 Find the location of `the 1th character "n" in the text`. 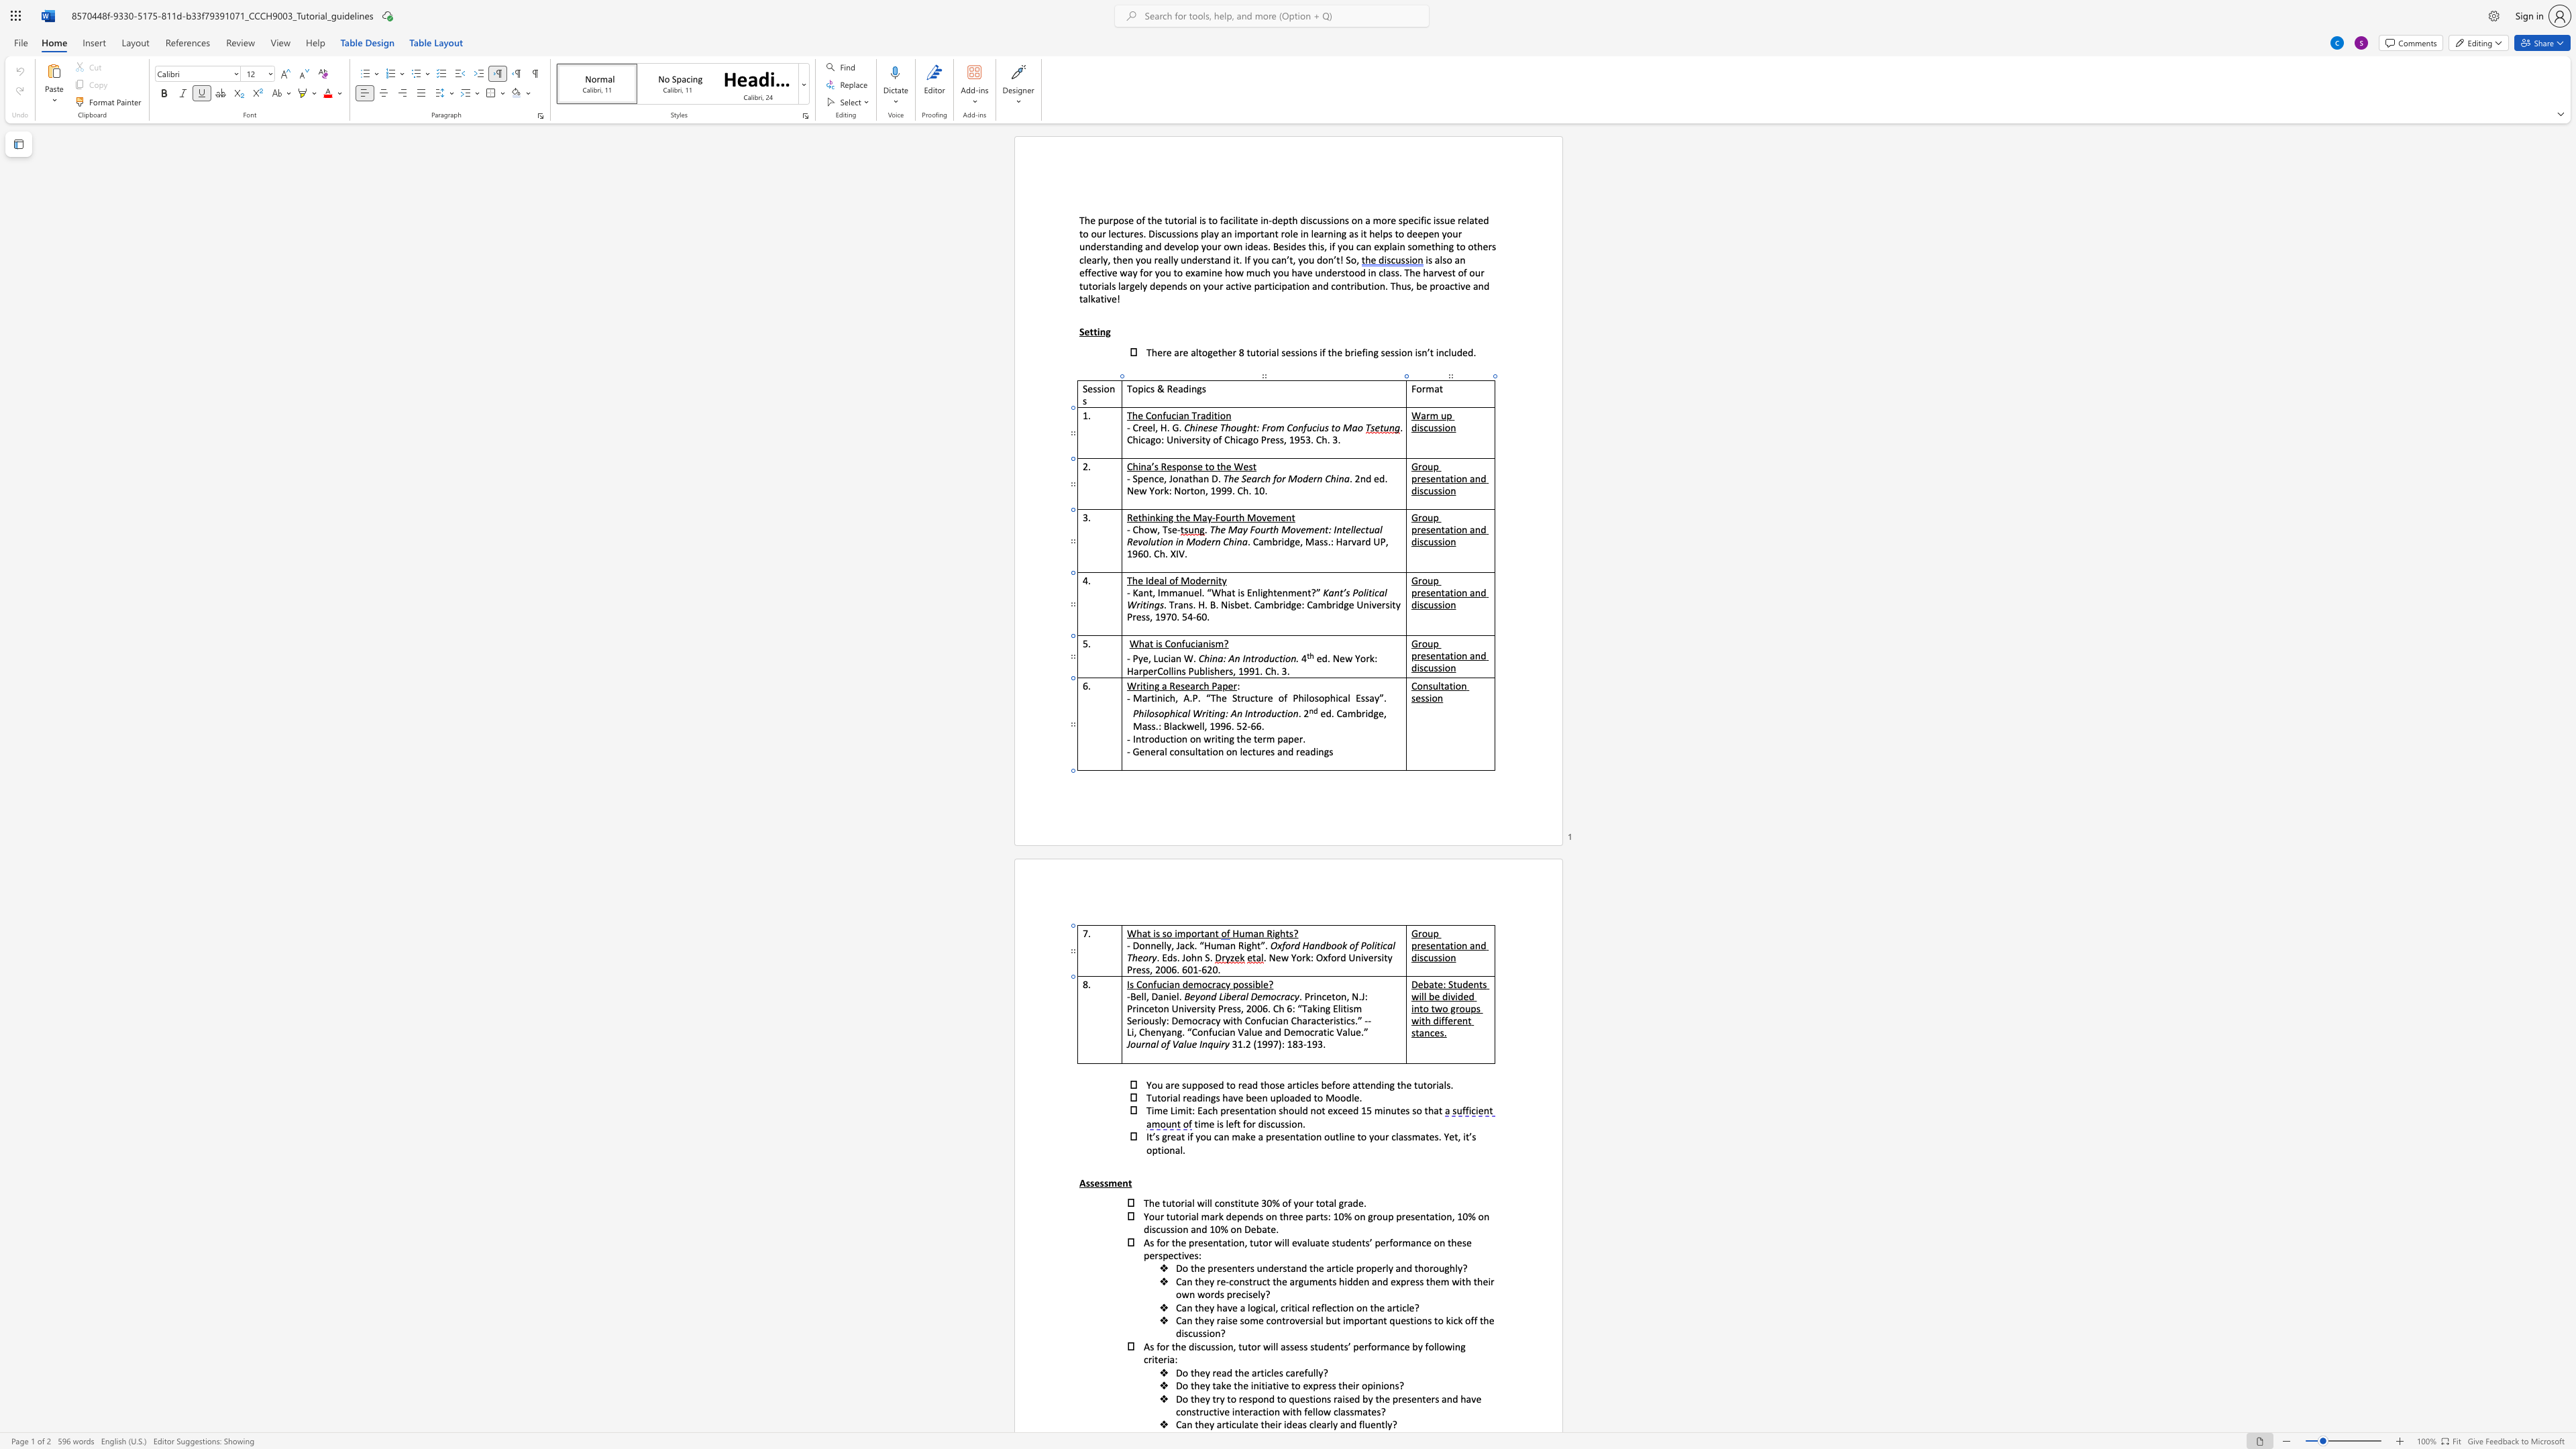

the 1th character "n" in the text is located at coordinates (1146, 945).